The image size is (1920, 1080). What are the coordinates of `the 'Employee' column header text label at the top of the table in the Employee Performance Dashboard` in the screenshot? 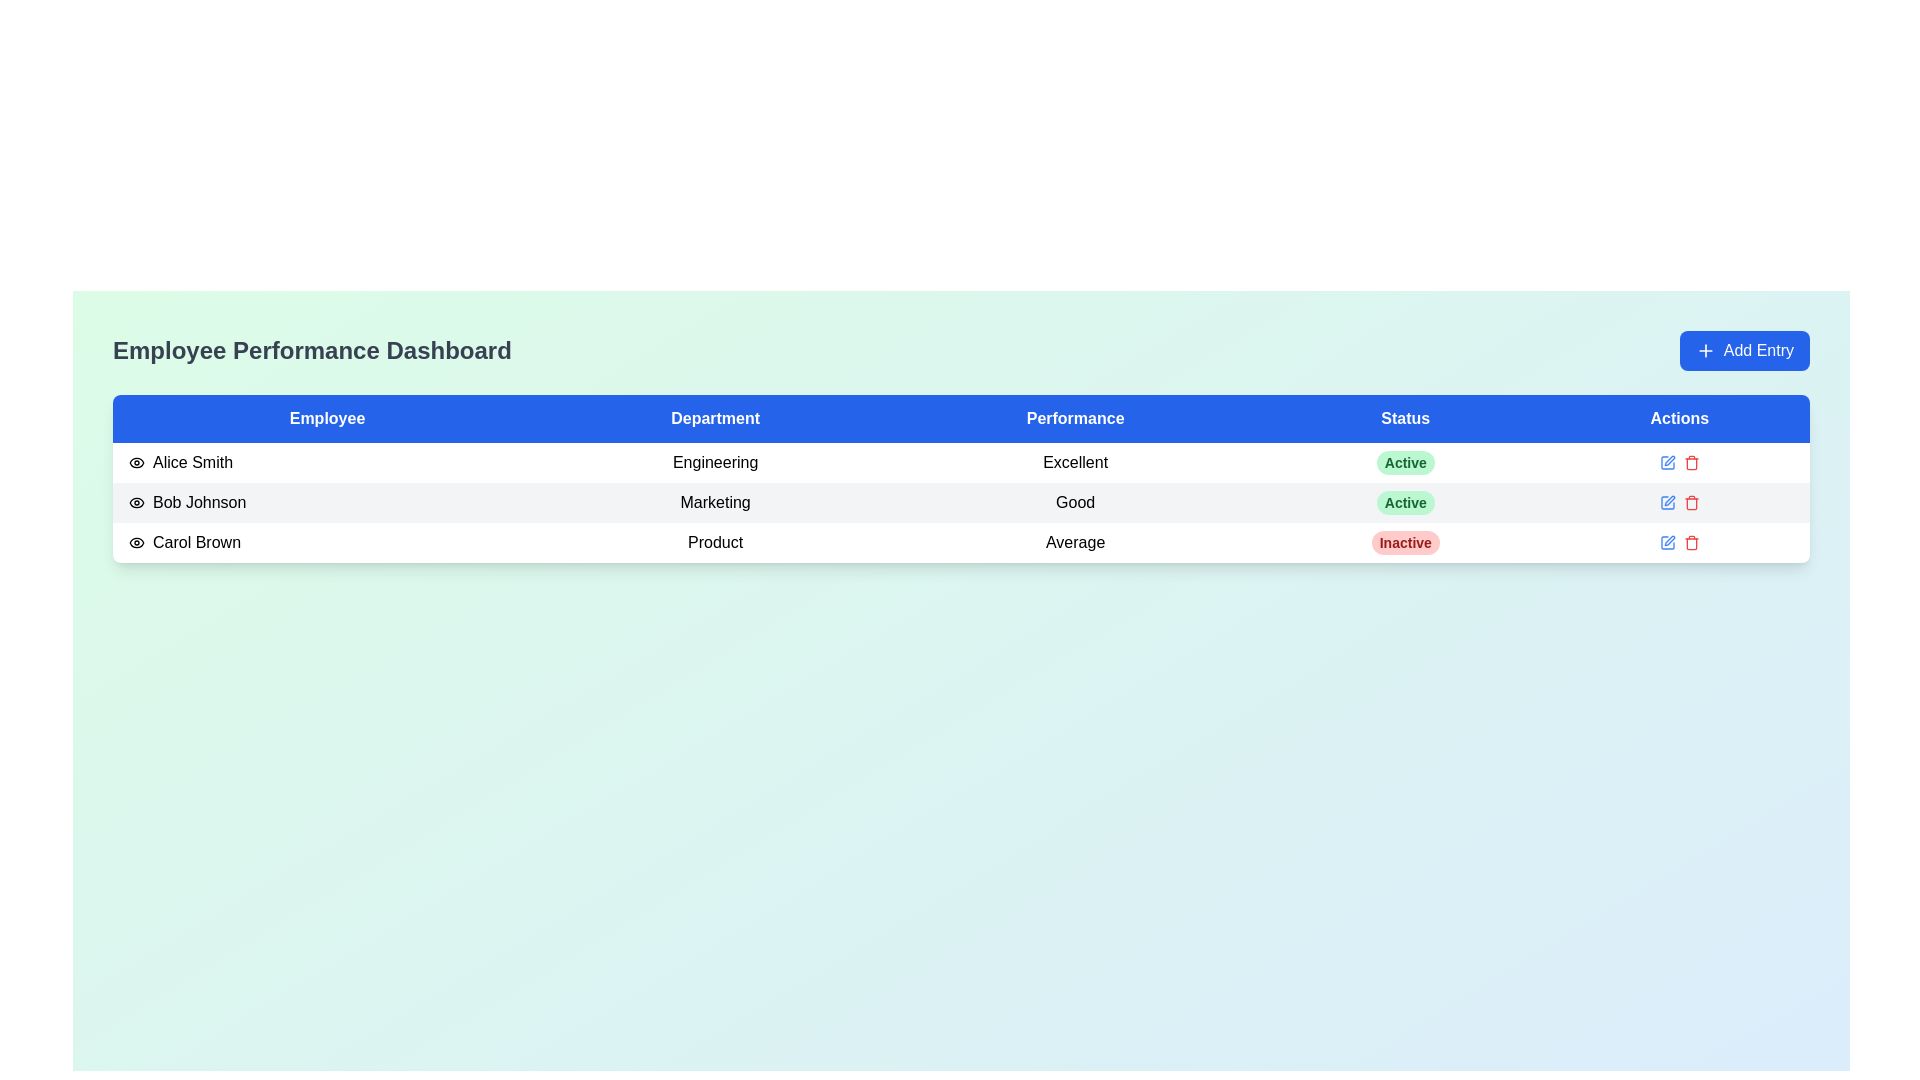 It's located at (327, 418).